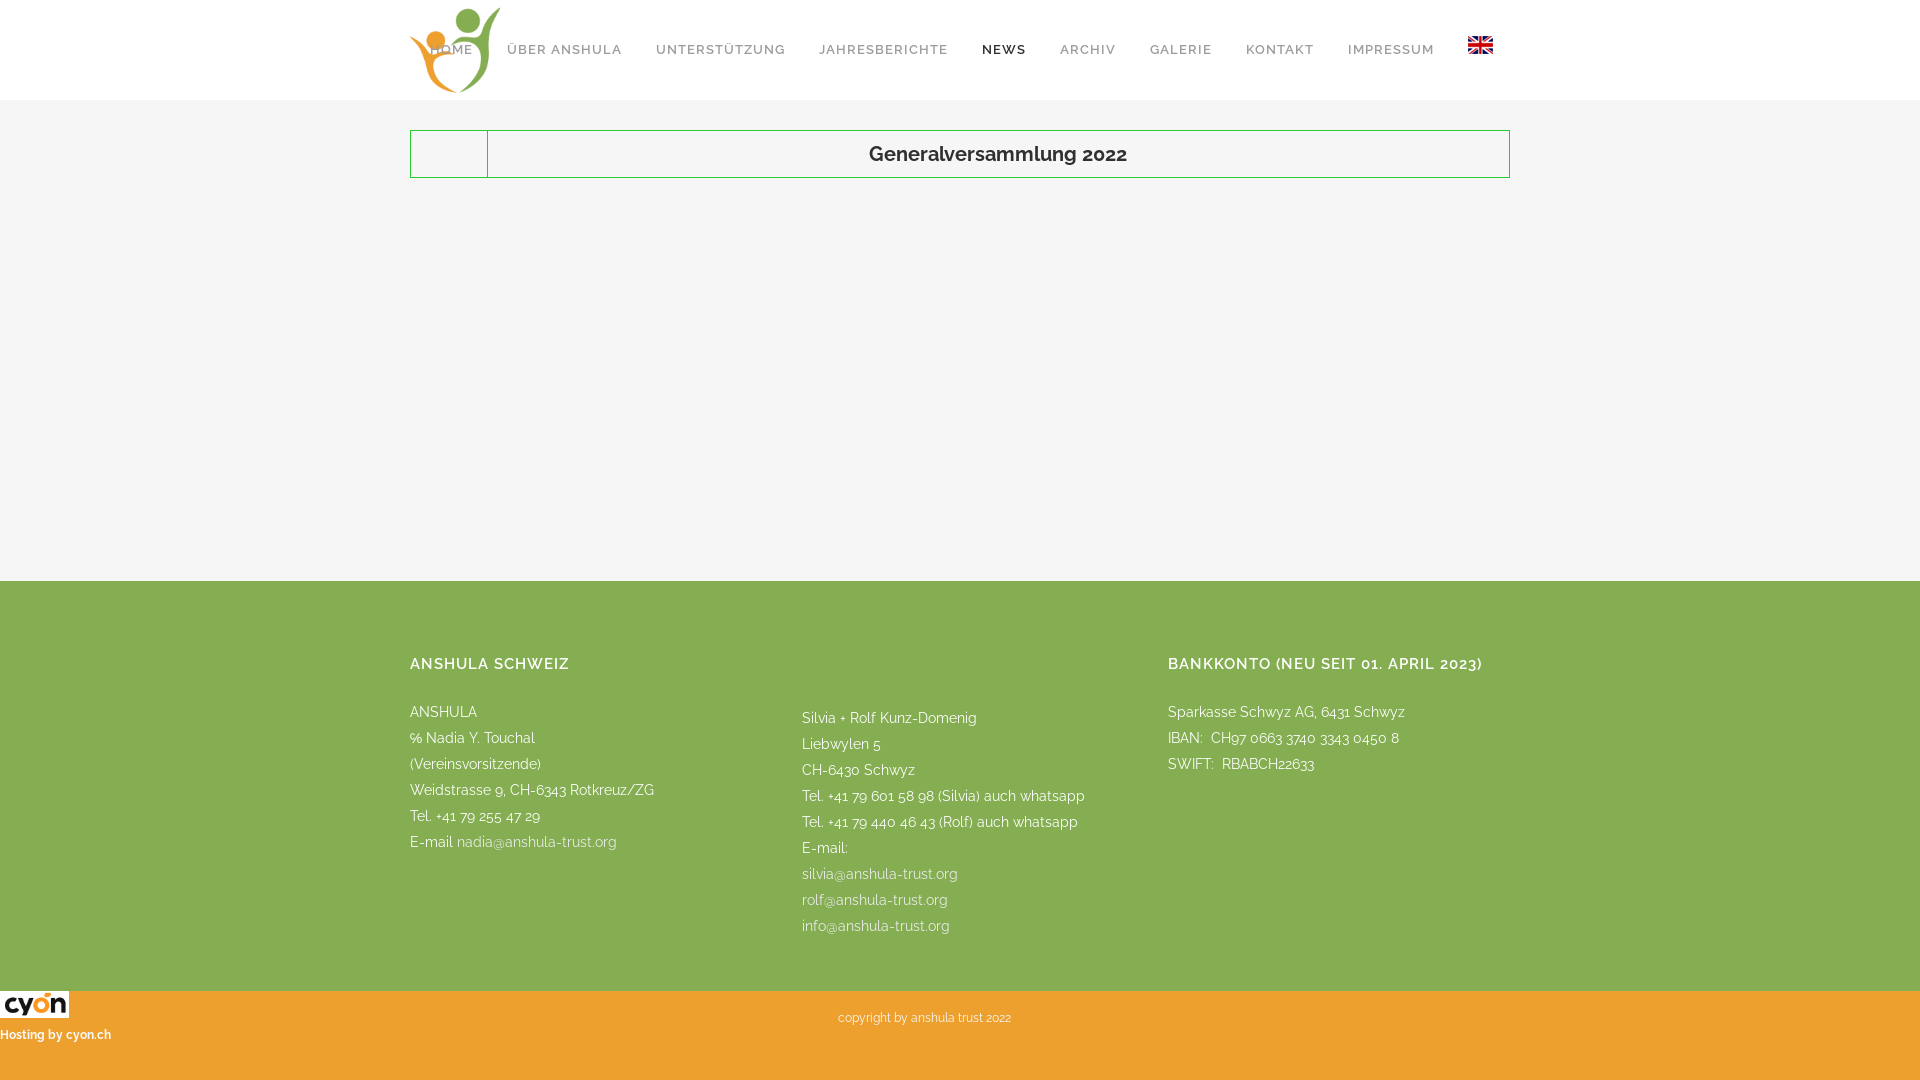 The height and width of the screenshot is (1080, 1920). Describe the element at coordinates (801, 898) in the screenshot. I see `'rolf@anshula-trust.org'` at that location.